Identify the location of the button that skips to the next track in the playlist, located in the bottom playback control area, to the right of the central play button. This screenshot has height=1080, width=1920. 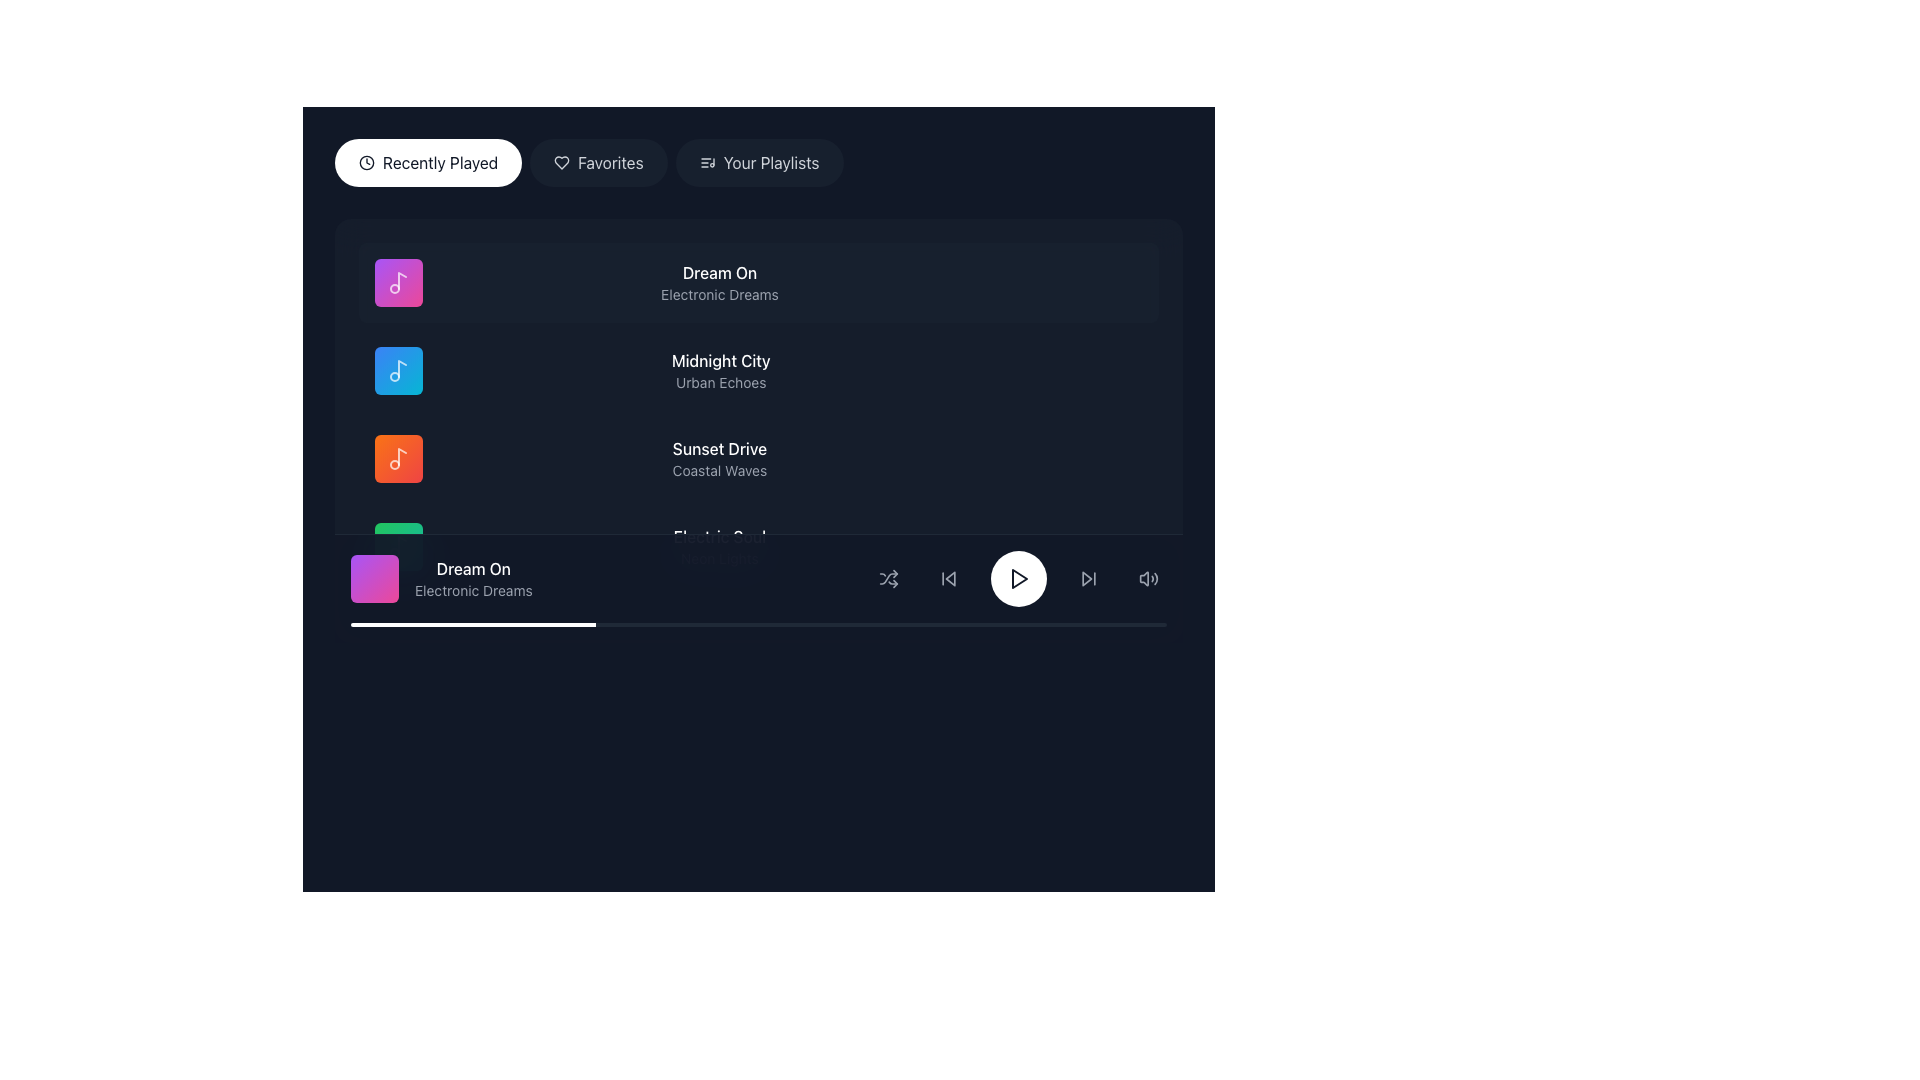
(1088, 578).